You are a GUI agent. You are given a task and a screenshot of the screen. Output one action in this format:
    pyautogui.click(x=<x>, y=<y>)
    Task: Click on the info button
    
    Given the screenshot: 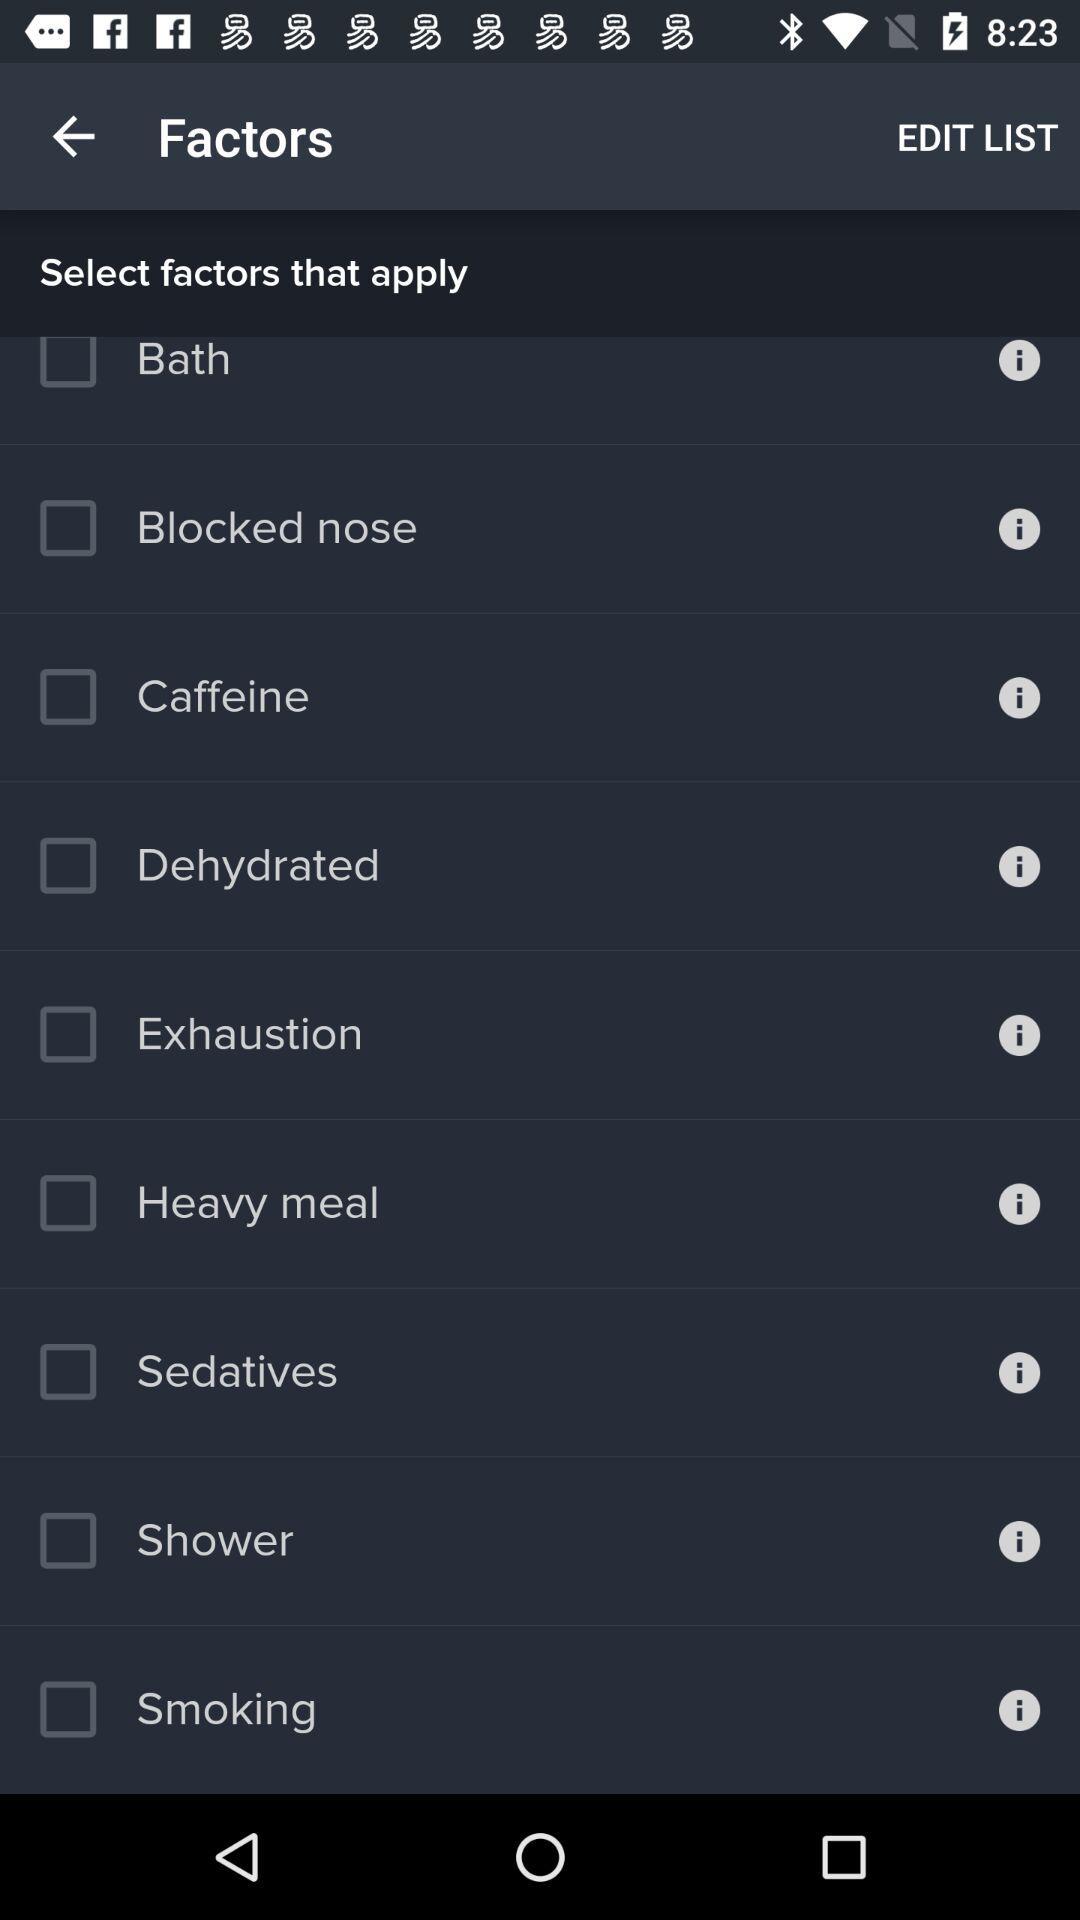 What is the action you would take?
    pyautogui.click(x=1019, y=1035)
    